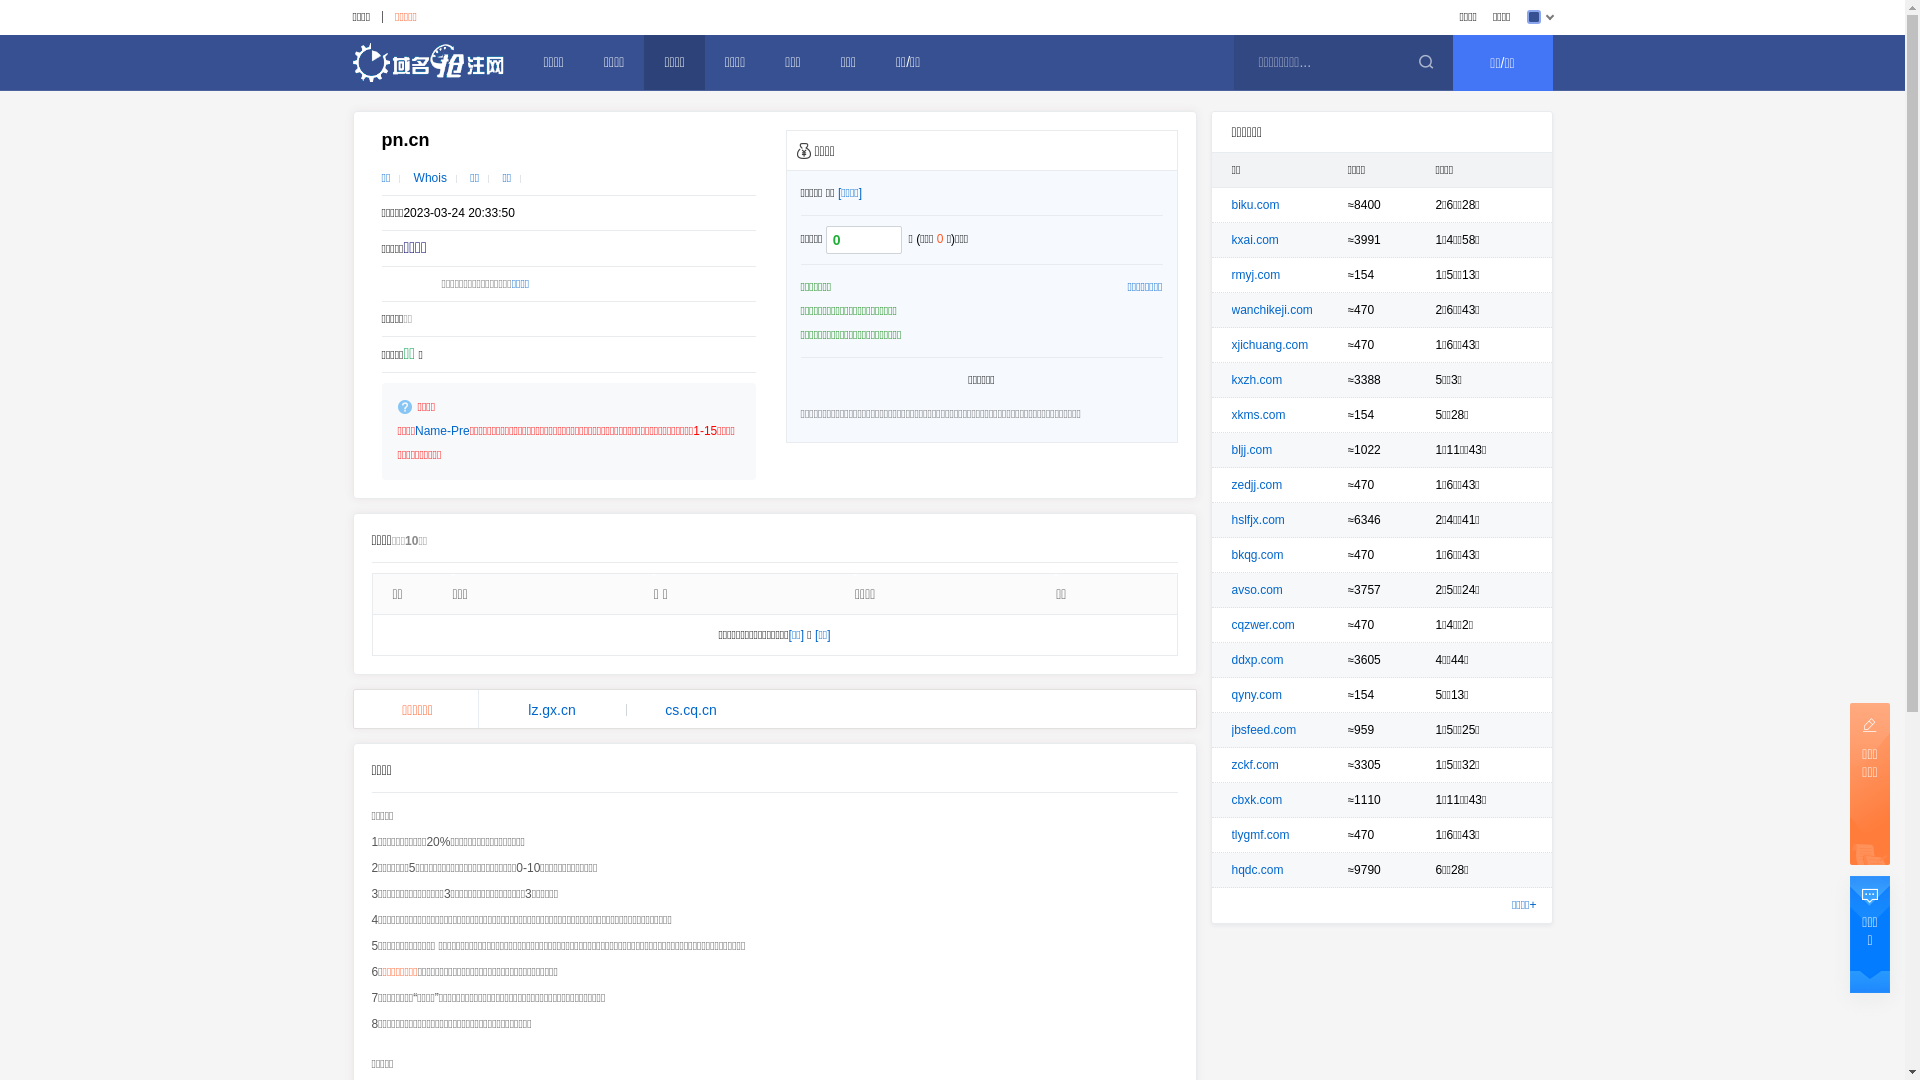 The height and width of the screenshot is (1080, 1920). What do you see at coordinates (1256, 485) in the screenshot?
I see `'zedjj.com'` at bounding box center [1256, 485].